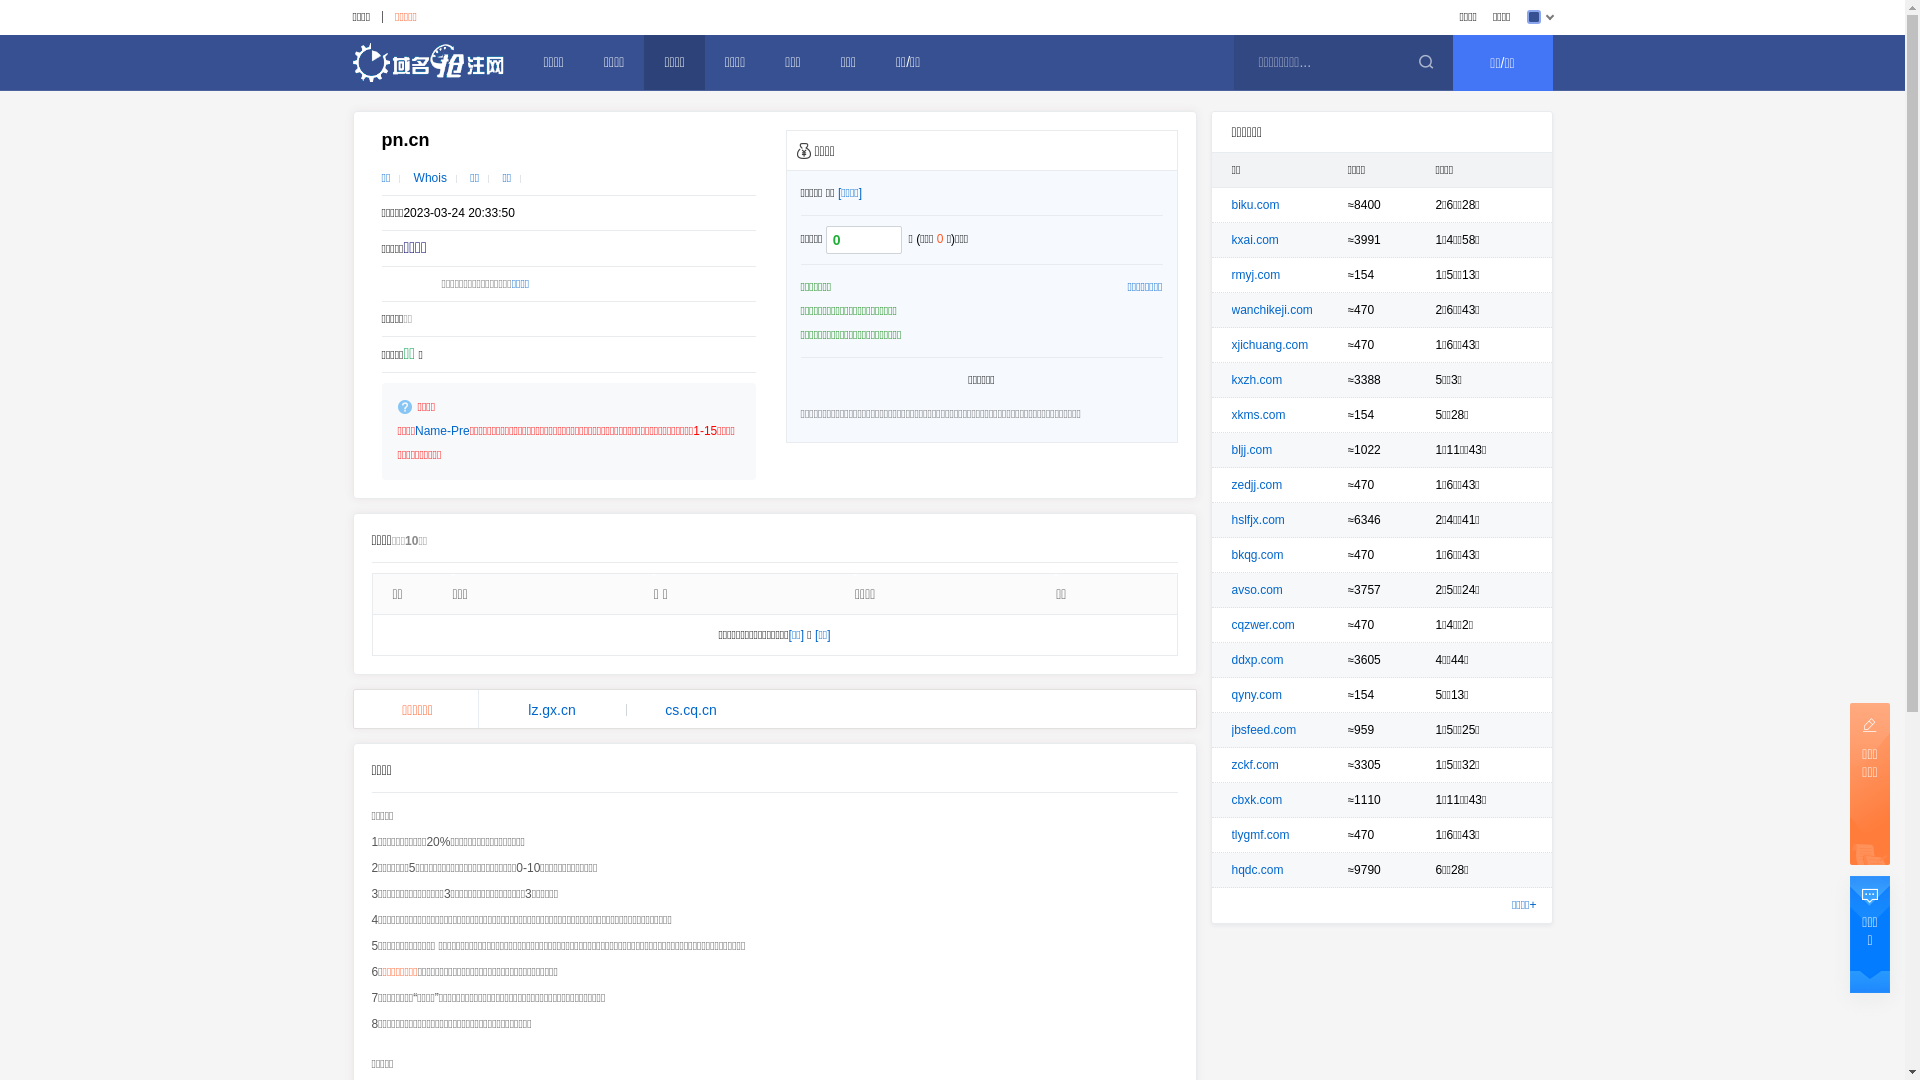 The height and width of the screenshot is (1080, 1920). What do you see at coordinates (1256, 485) in the screenshot?
I see `'zedjj.com'` at bounding box center [1256, 485].